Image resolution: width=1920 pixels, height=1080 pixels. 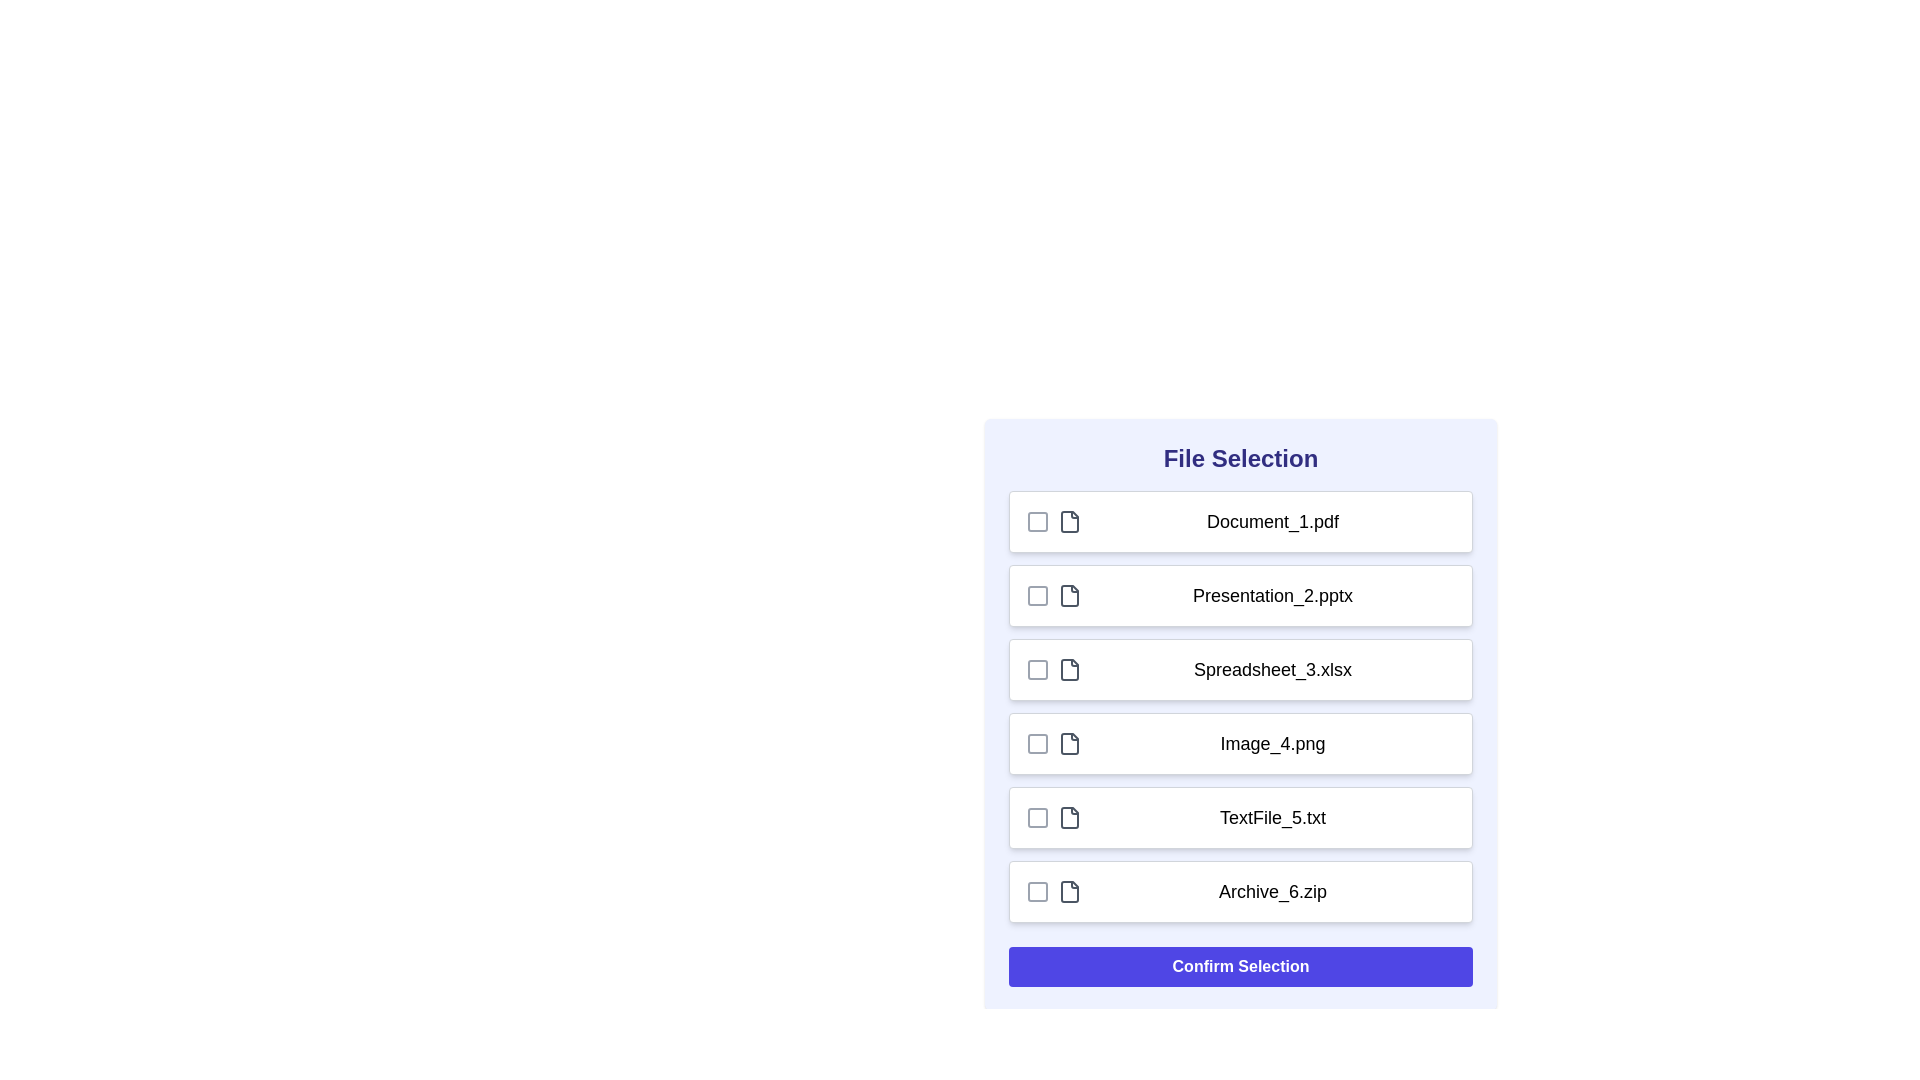 What do you see at coordinates (1037, 670) in the screenshot?
I see `the checkbox corresponding to Spreadsheet_3.xlsx` at bounding box center [1037, 670].